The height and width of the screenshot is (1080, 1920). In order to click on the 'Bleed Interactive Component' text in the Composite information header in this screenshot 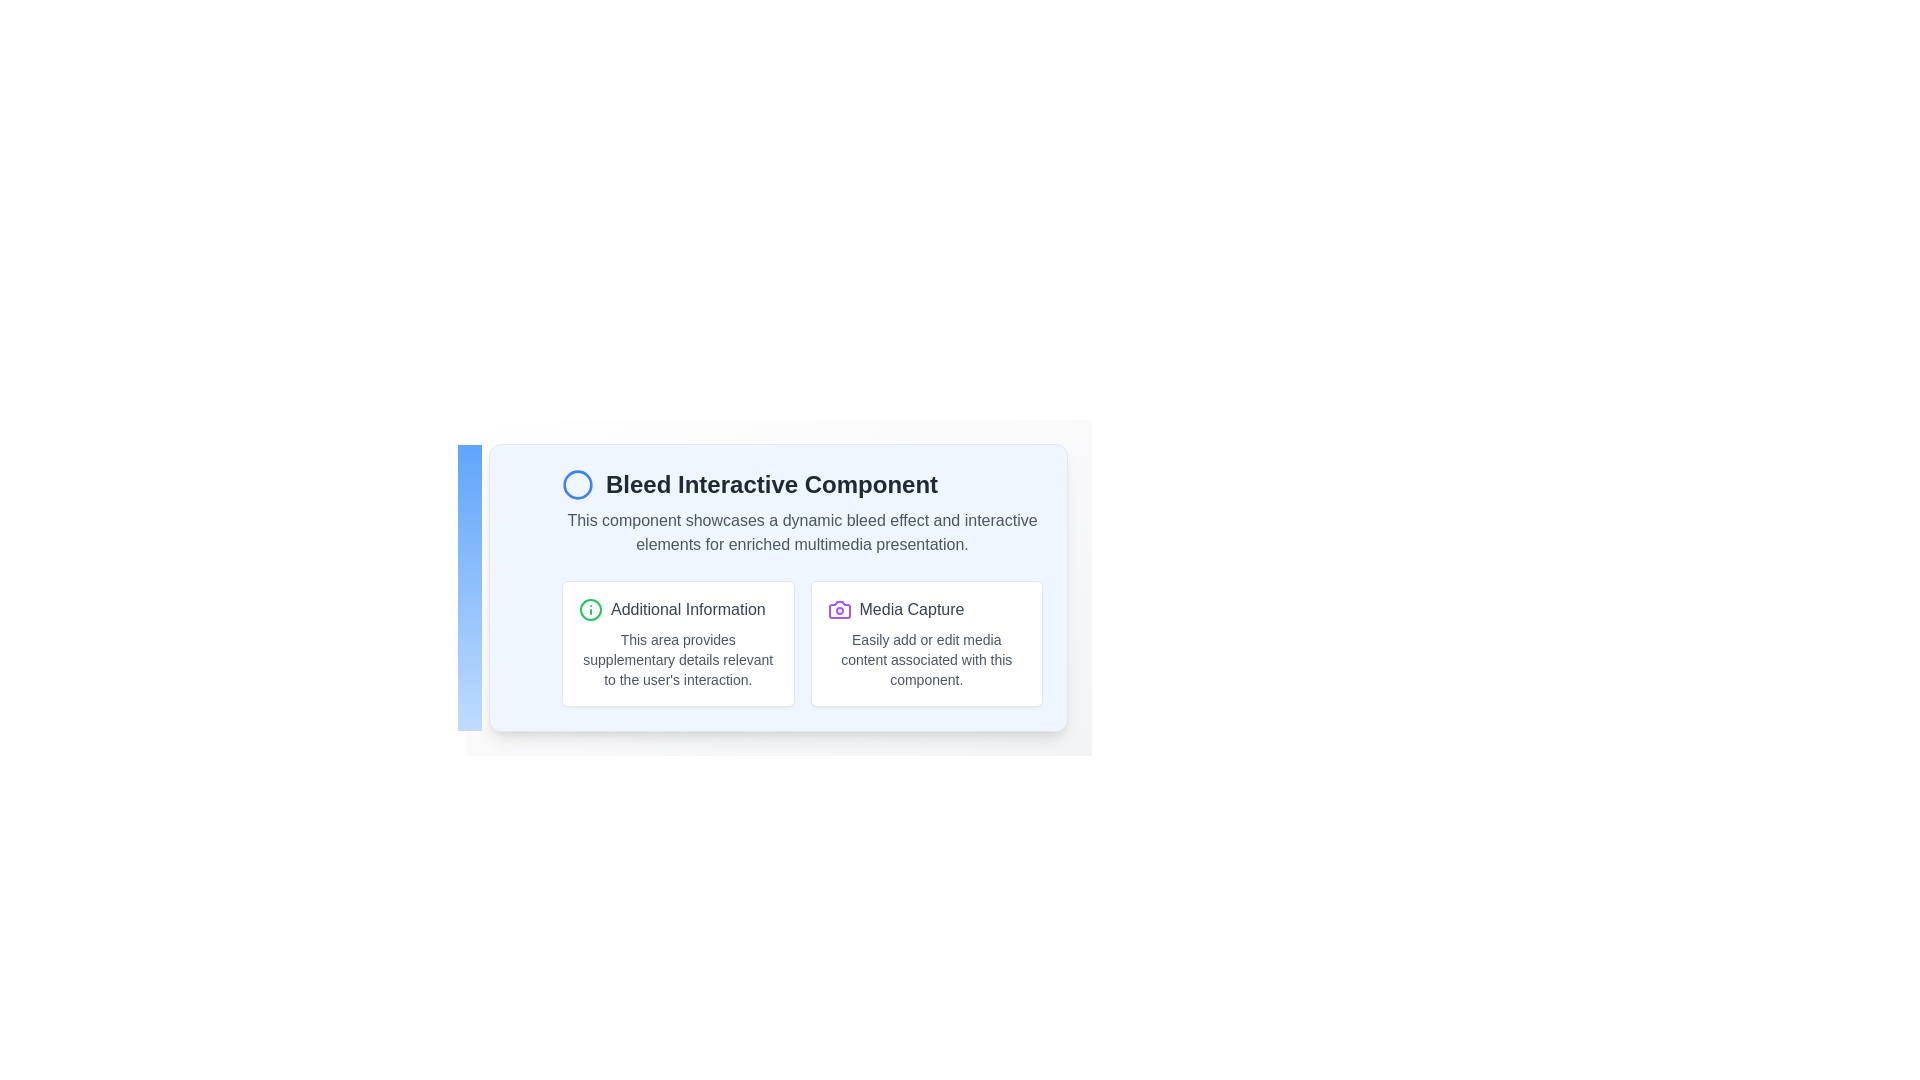, I will do `click(802, 485)`.